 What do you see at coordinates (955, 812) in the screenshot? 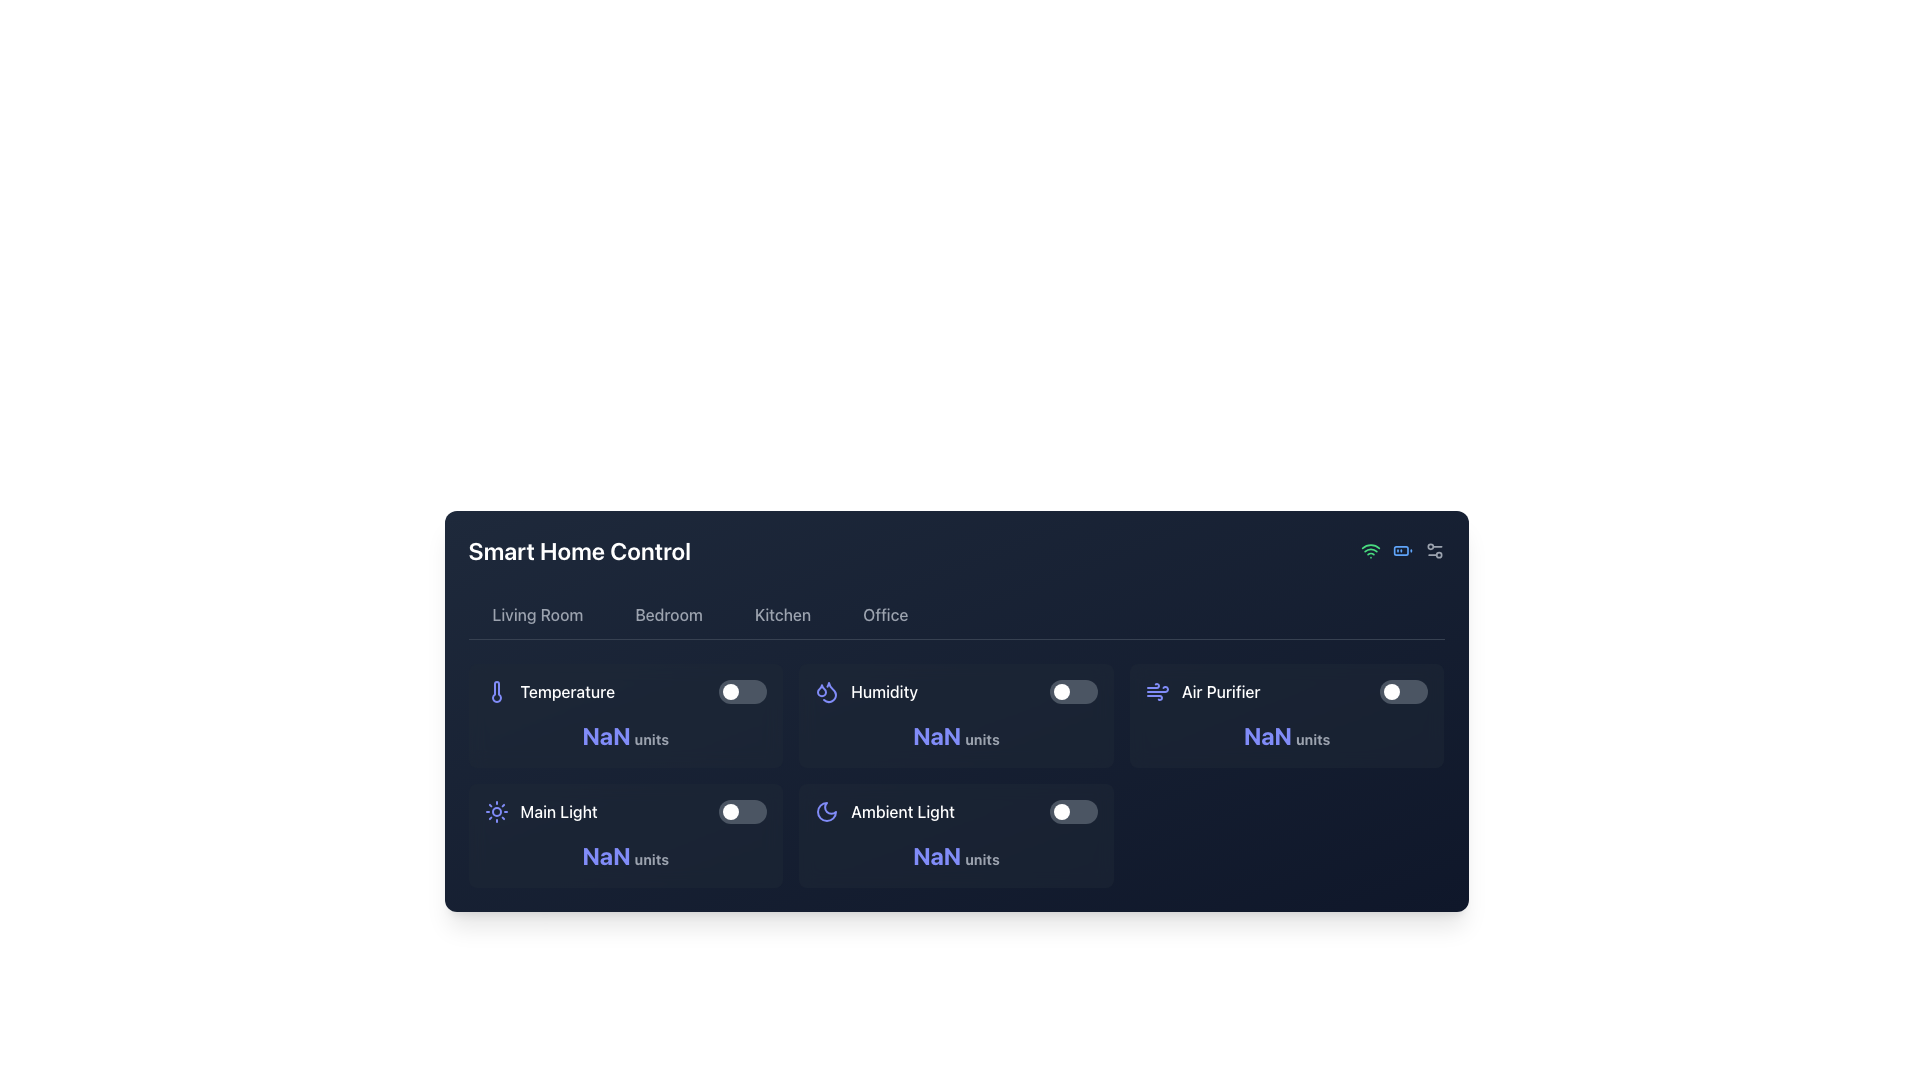
I see `the 'Ambient Light' toggle switch to potentially reveal more information about its functionality` at bounding box center [955, 812].